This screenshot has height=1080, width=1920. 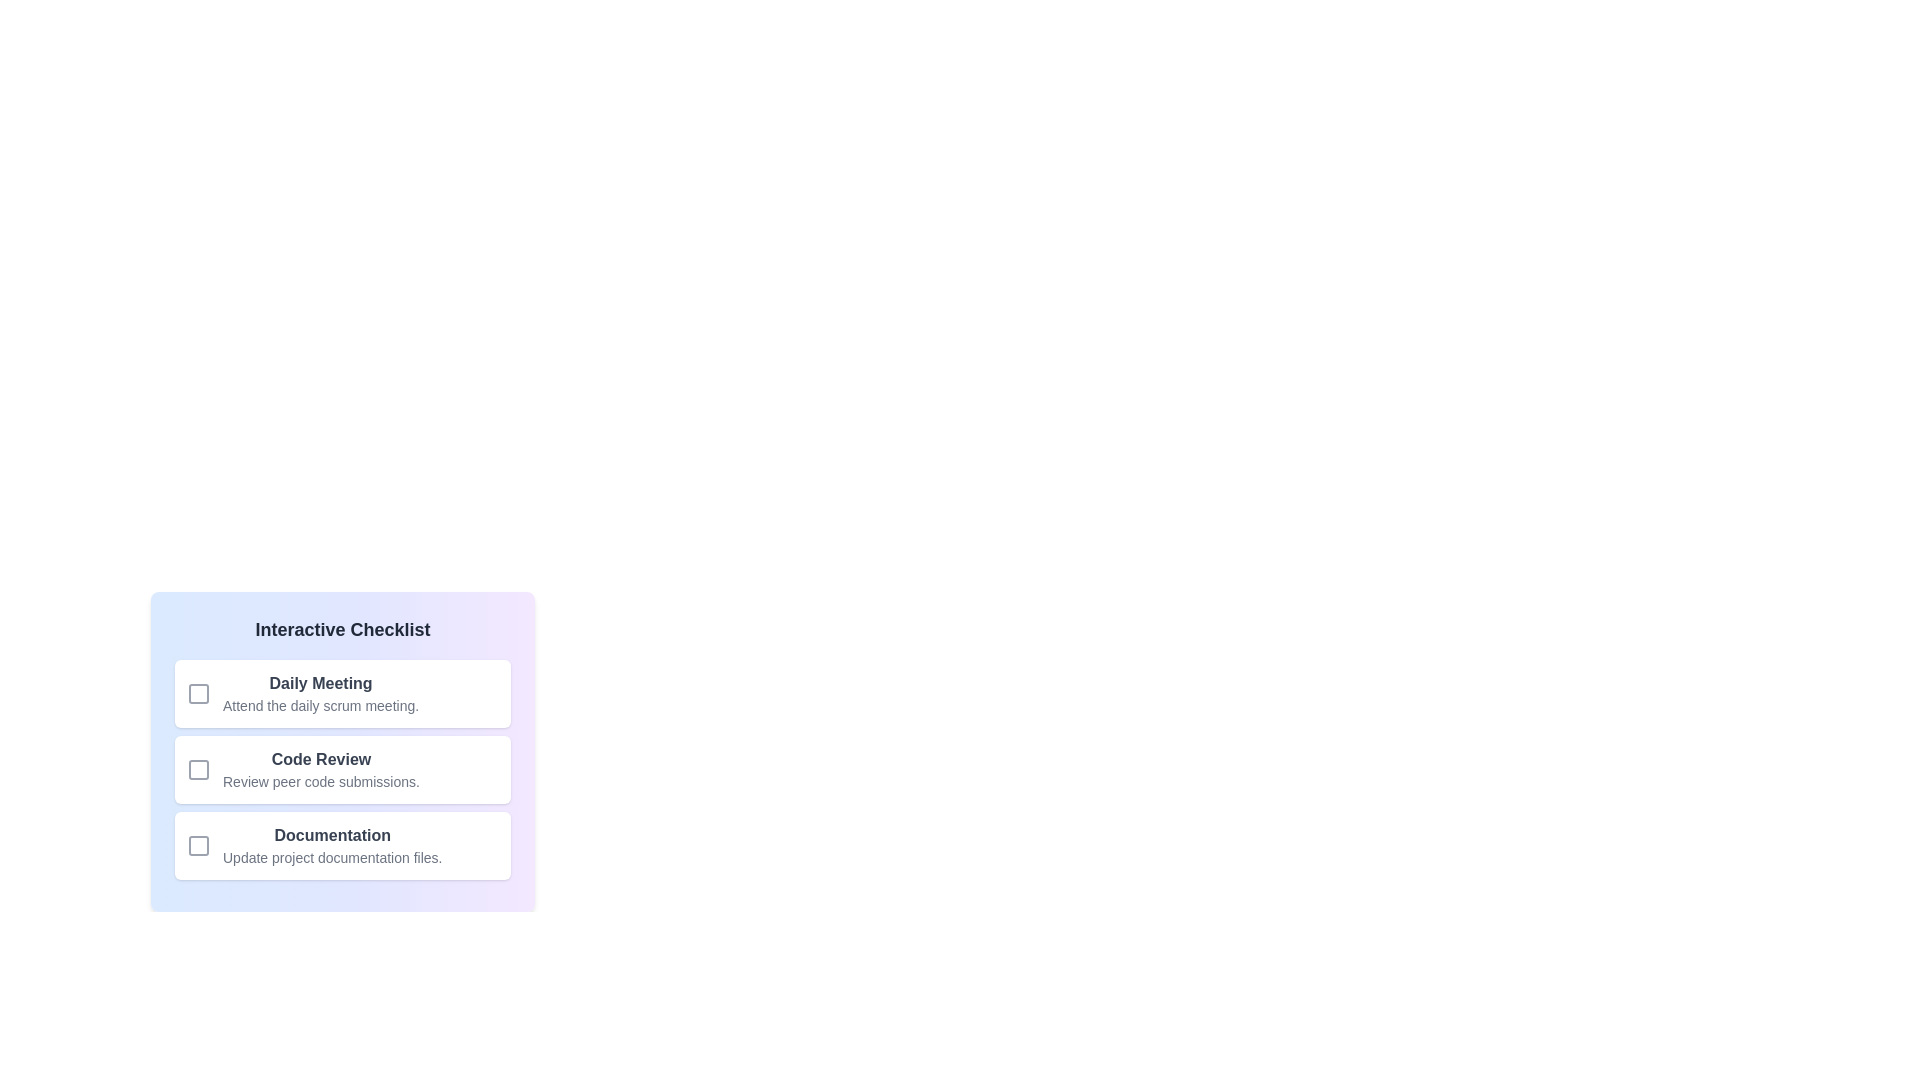 What do you see at coordinates (198, 769) in the screenshot?
I see `the checkbox located within the checklist item titled 'Code Review'` at bounding box center [198, 769].